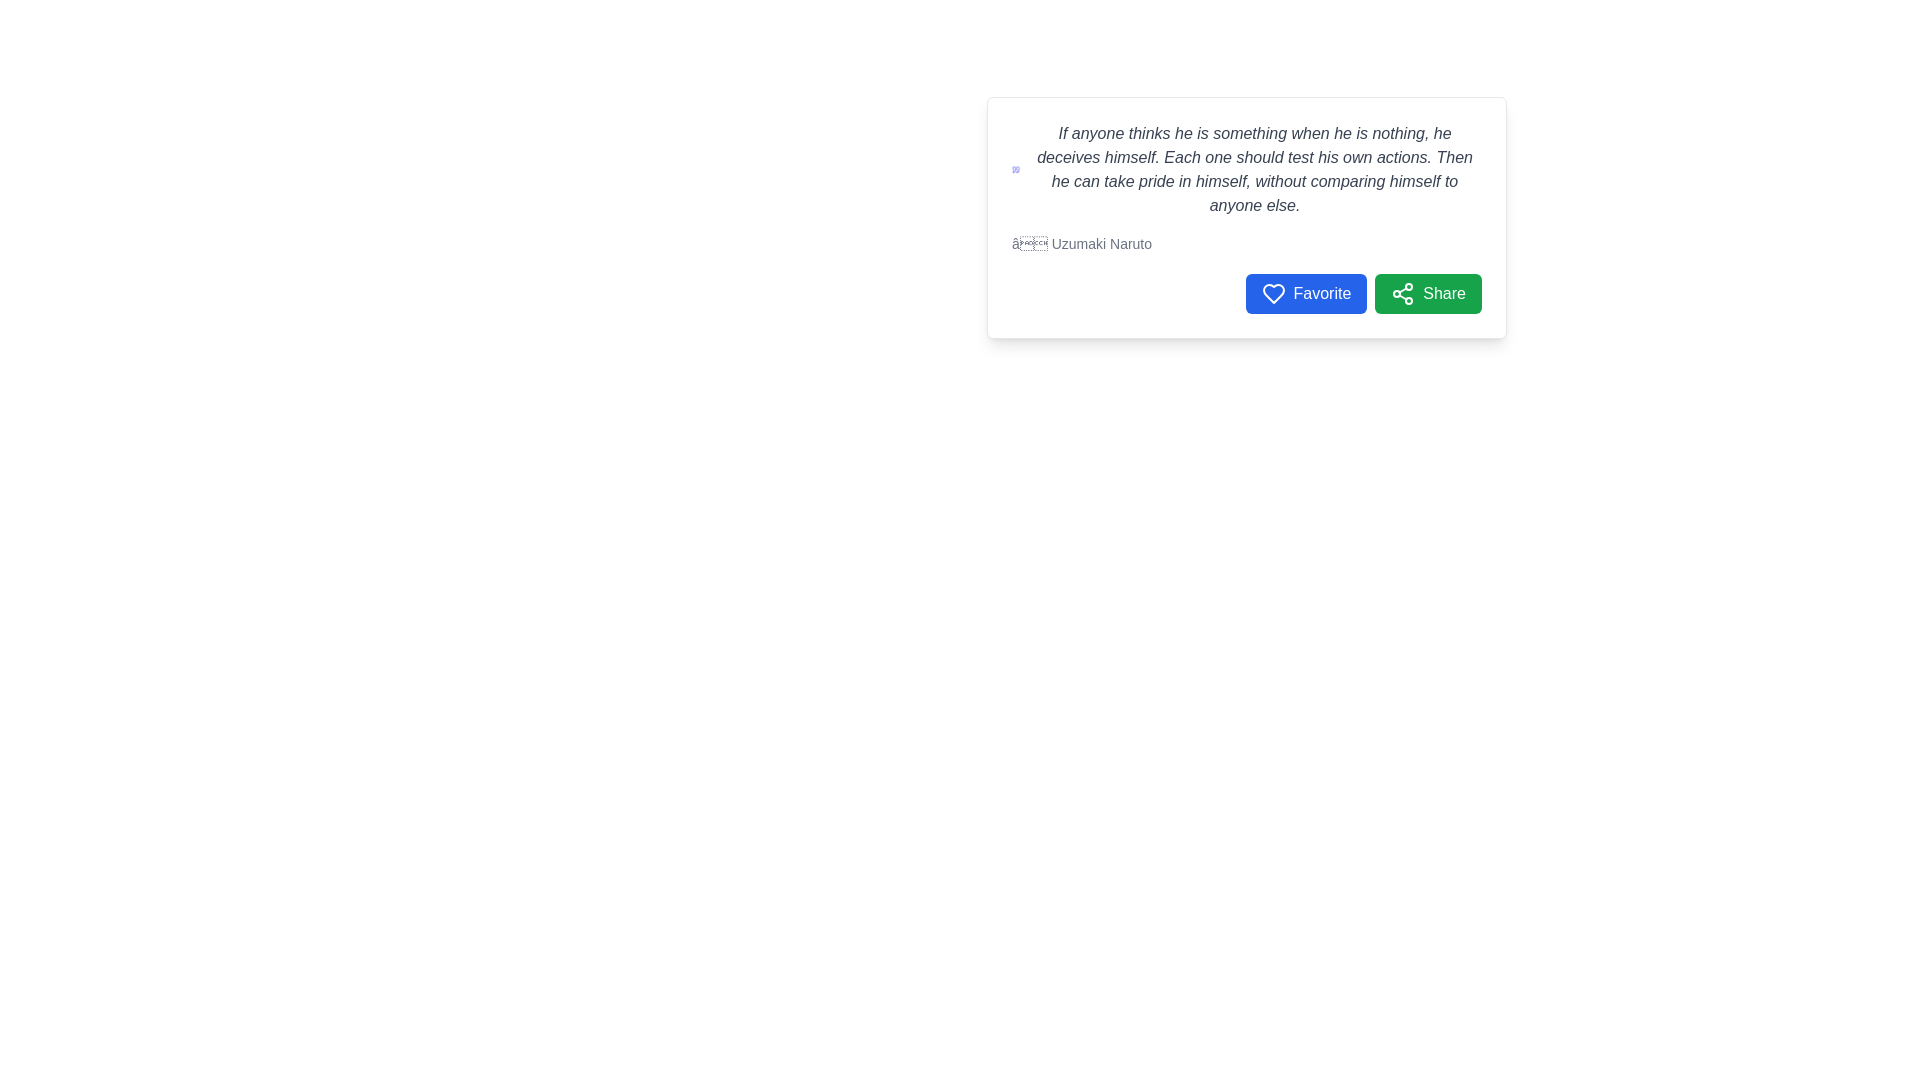 The image size is (1920, 1080). What do you see at coordinates (1254, 168) in the screenshot?
I see `italicized text content displayed in the white card component, which serves as a quotation or notable statement` at bounding box center [1254, 168].